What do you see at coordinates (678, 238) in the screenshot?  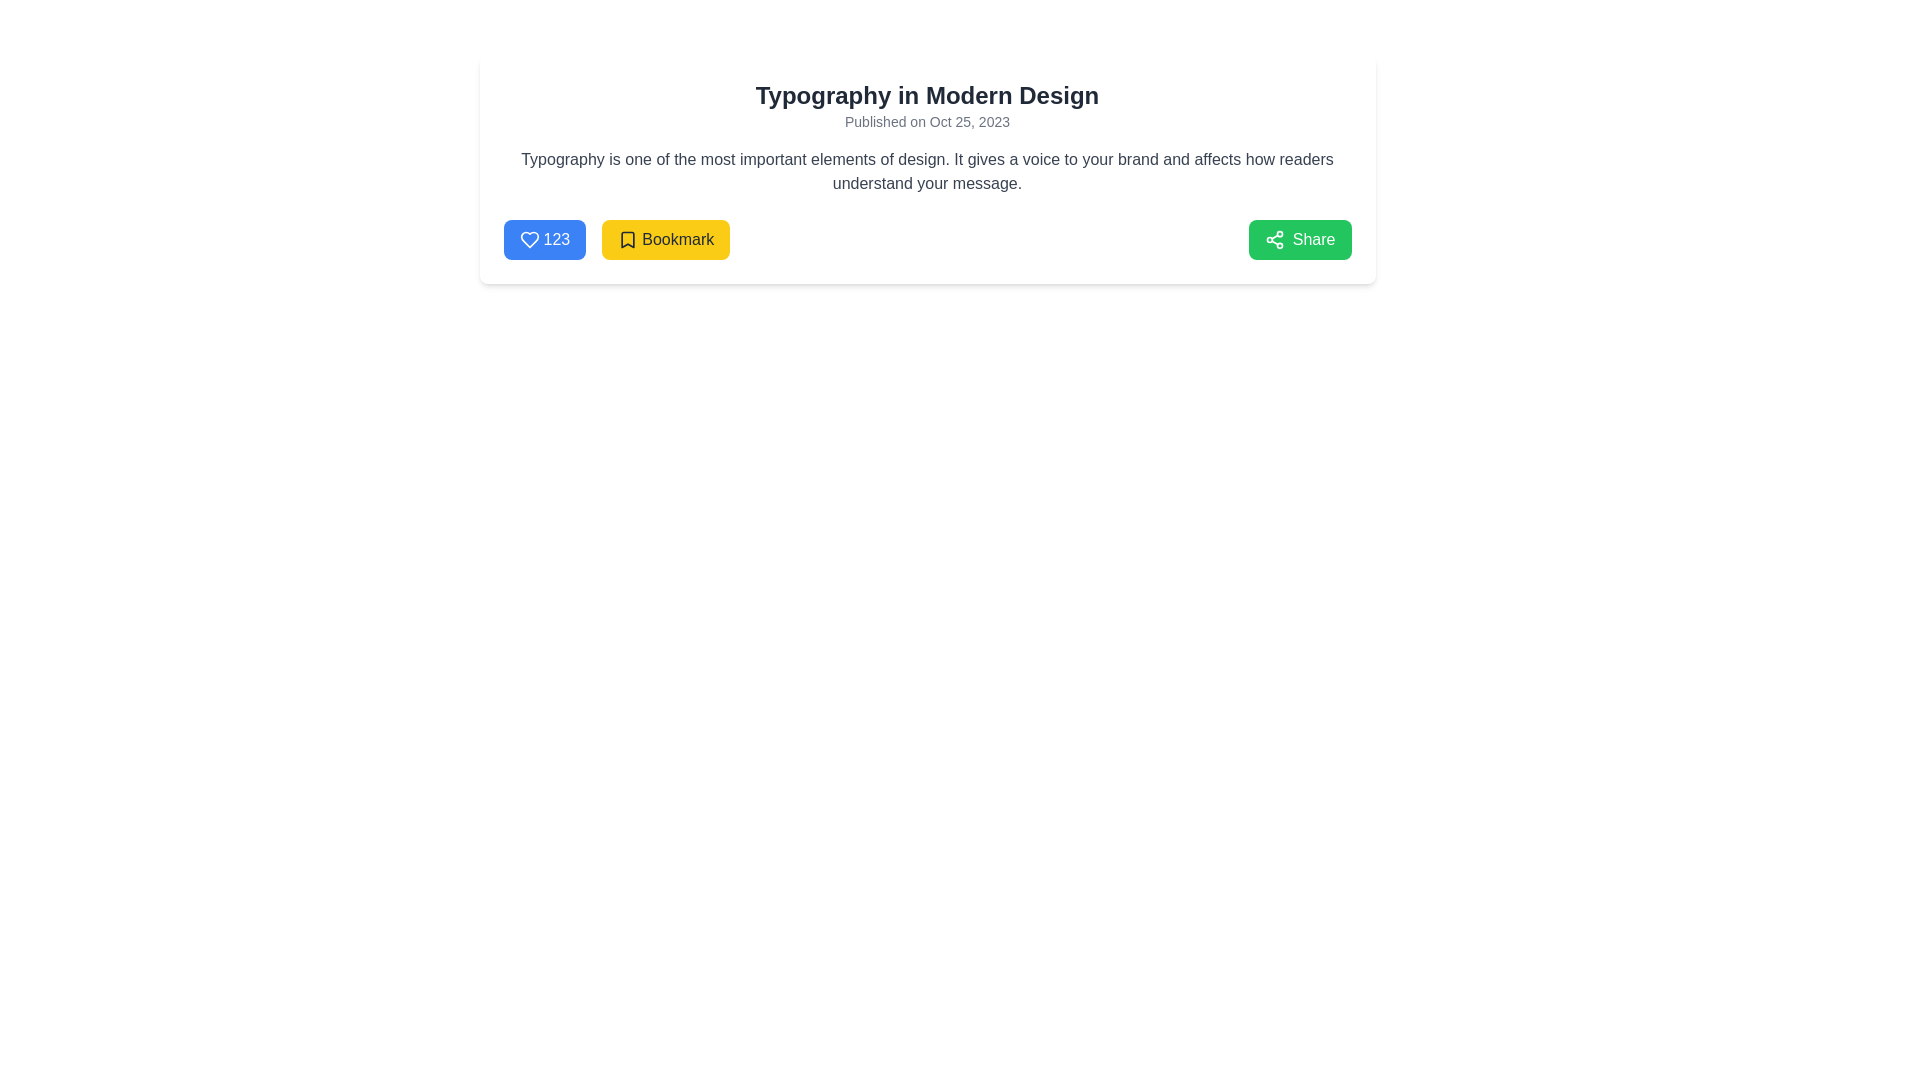 I see `static text label displaying 'Bookmark' within the button styled with a dark gray font on a yellow background, located near the center of the interface` at bounding box center [678, 238].